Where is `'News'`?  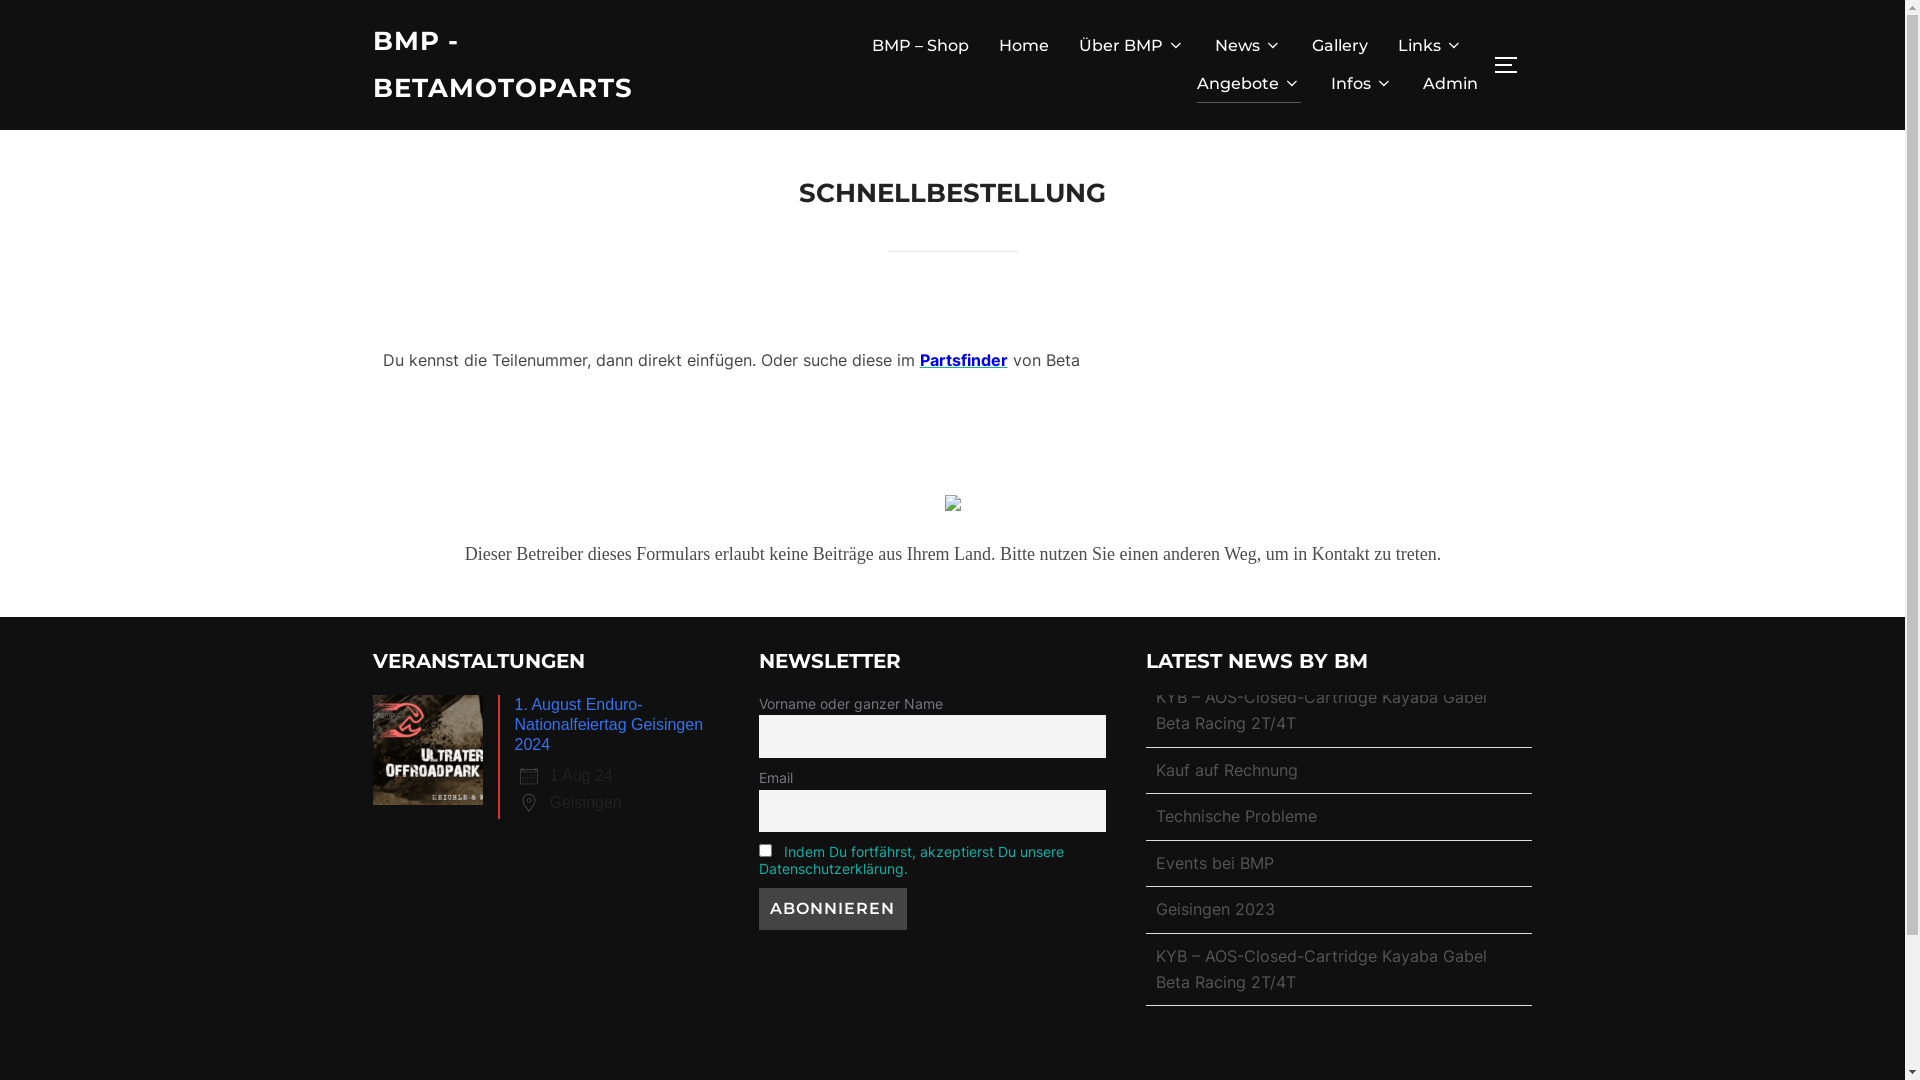 'News' is located at coordinates (1246, 45).